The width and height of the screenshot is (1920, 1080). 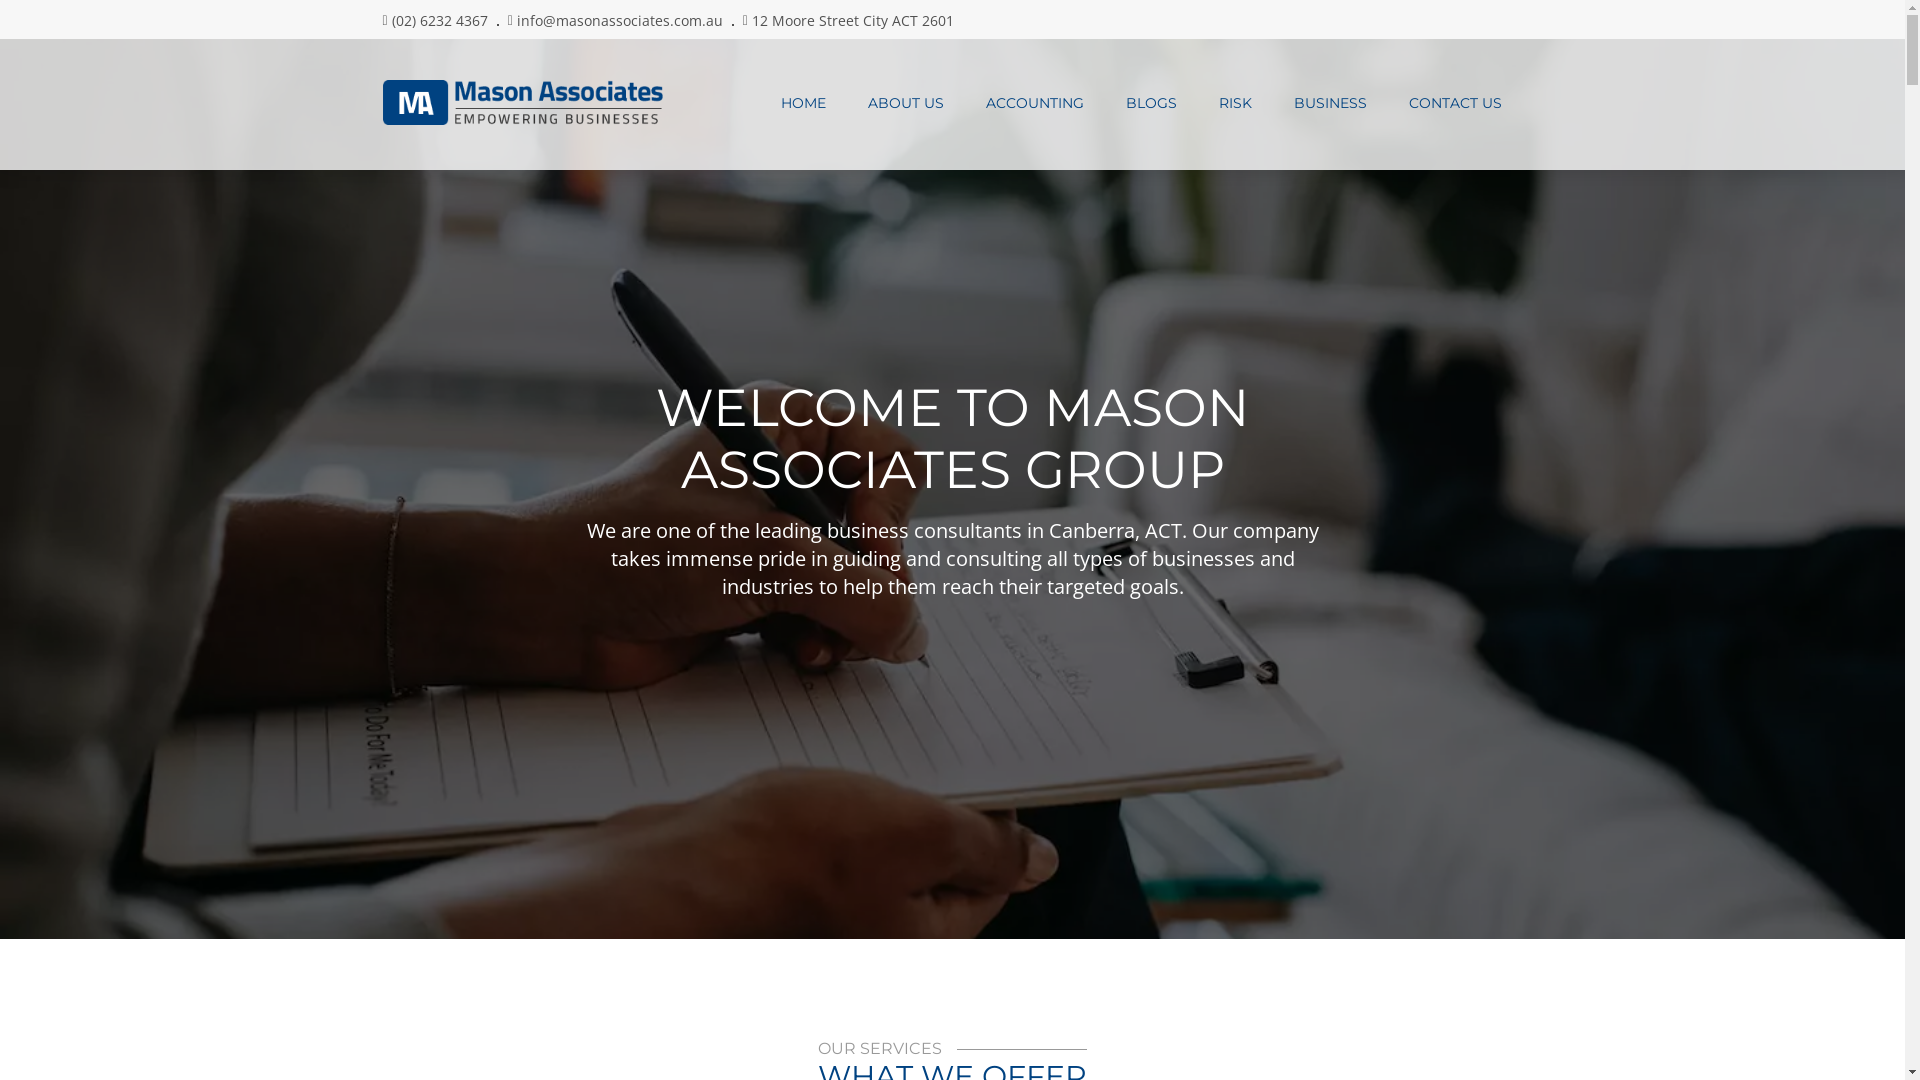 I want to click on 'ACCOUNTING', so click(x=964, y=103).